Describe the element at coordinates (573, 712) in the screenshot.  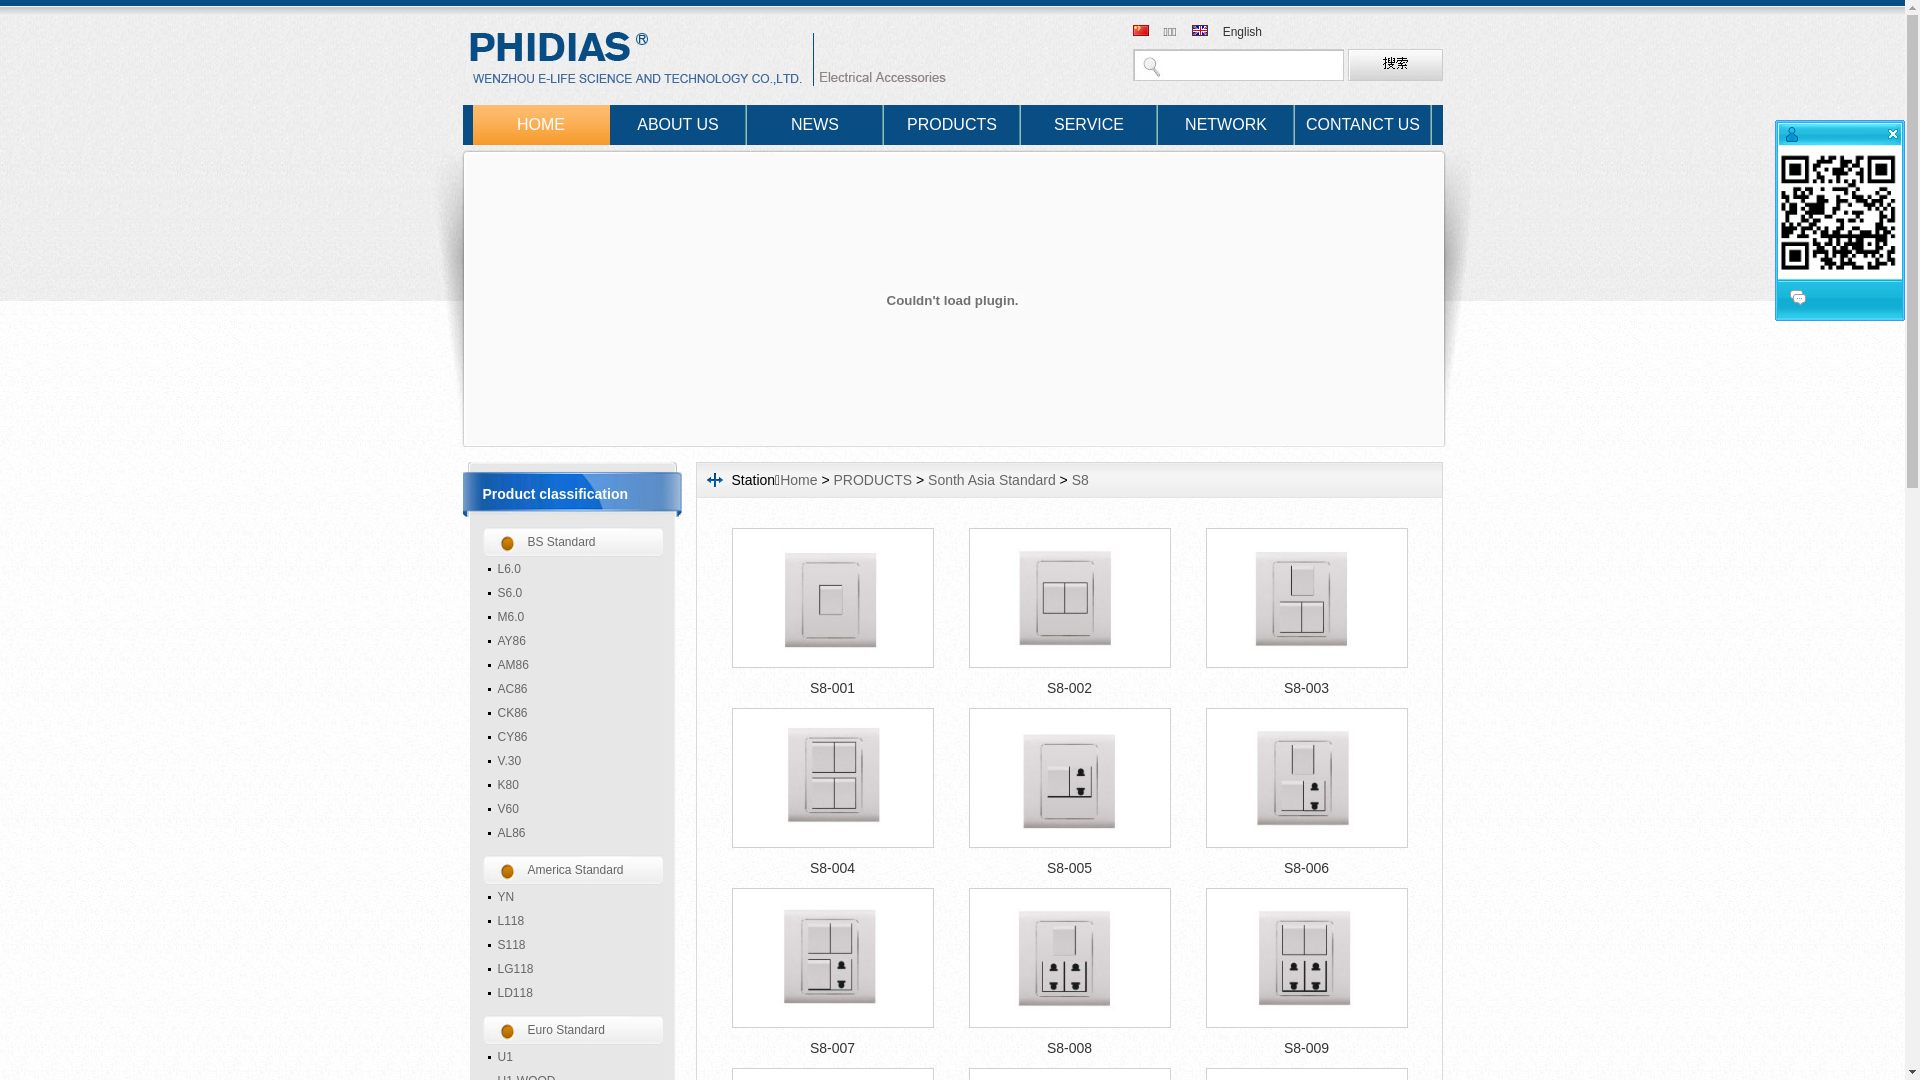
I see `'CK86'` at that location.